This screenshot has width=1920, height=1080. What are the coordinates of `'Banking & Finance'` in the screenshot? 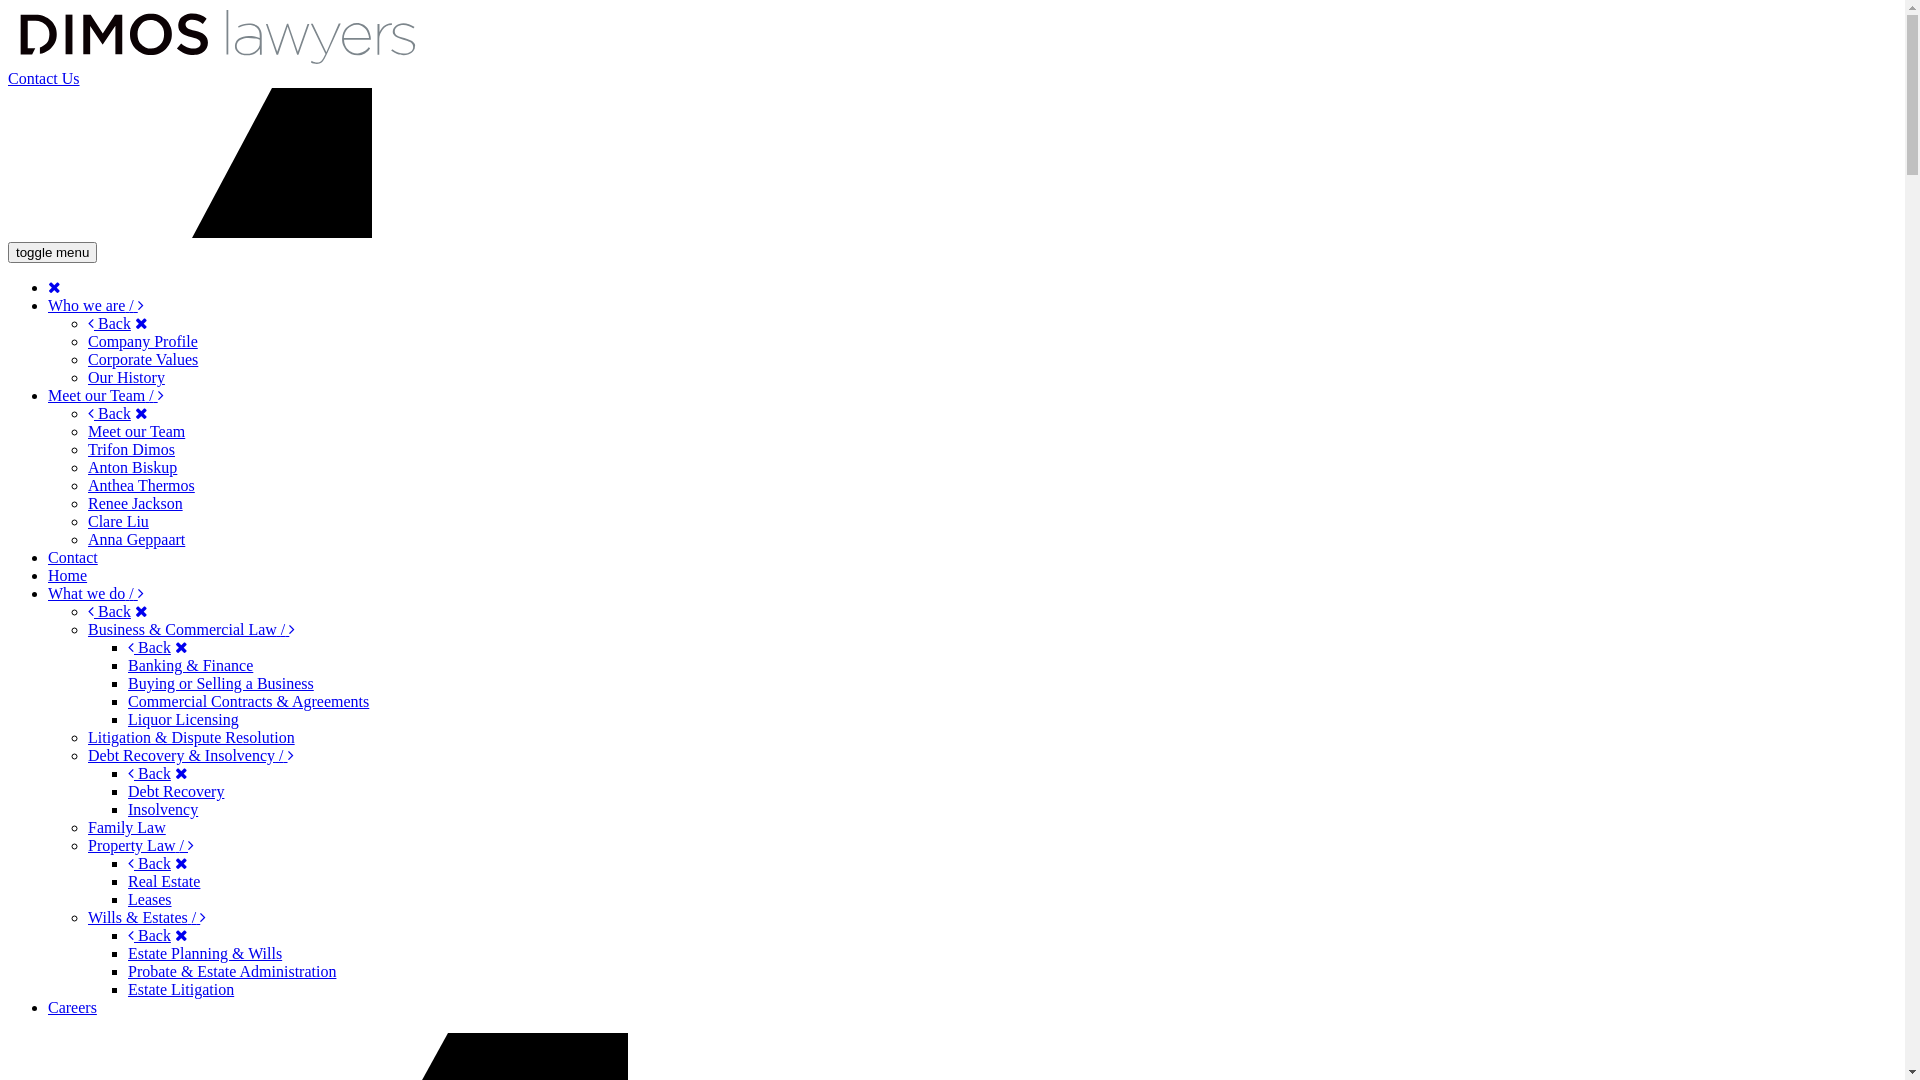 It's located at (190, 665).